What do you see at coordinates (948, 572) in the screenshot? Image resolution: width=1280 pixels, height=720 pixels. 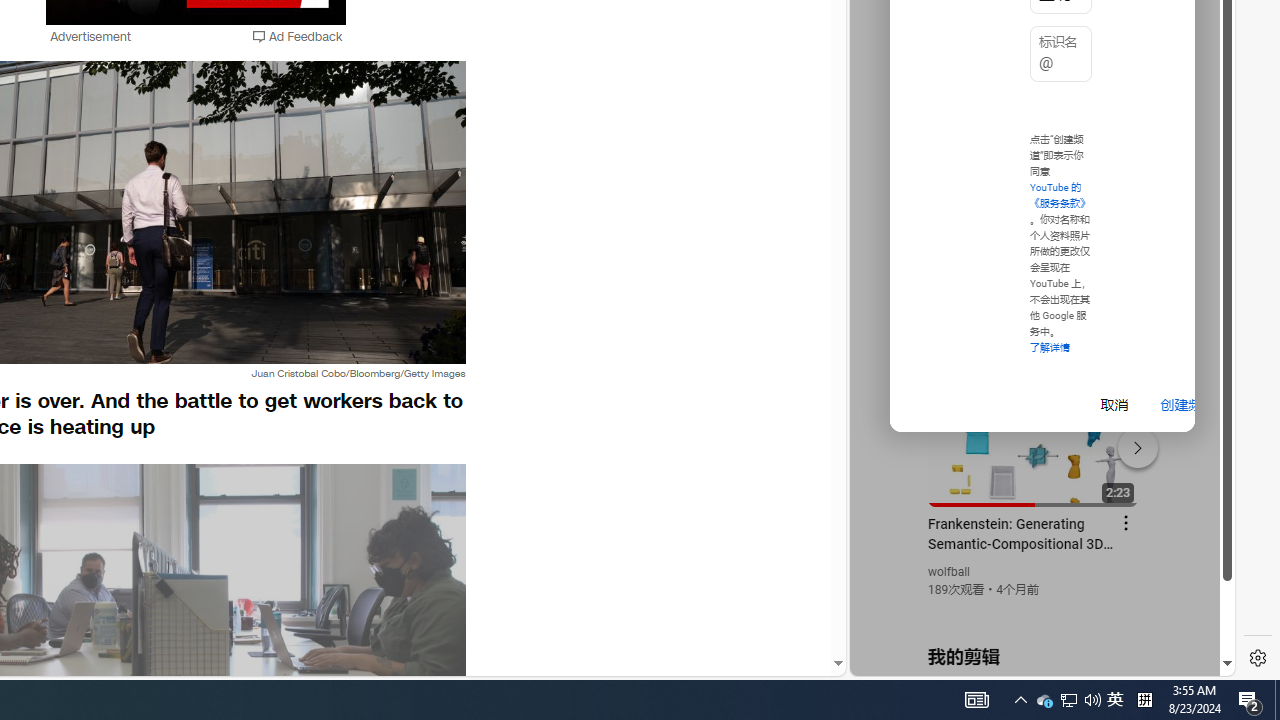 I see `'wolfball'` at bounding box center [948, 572].